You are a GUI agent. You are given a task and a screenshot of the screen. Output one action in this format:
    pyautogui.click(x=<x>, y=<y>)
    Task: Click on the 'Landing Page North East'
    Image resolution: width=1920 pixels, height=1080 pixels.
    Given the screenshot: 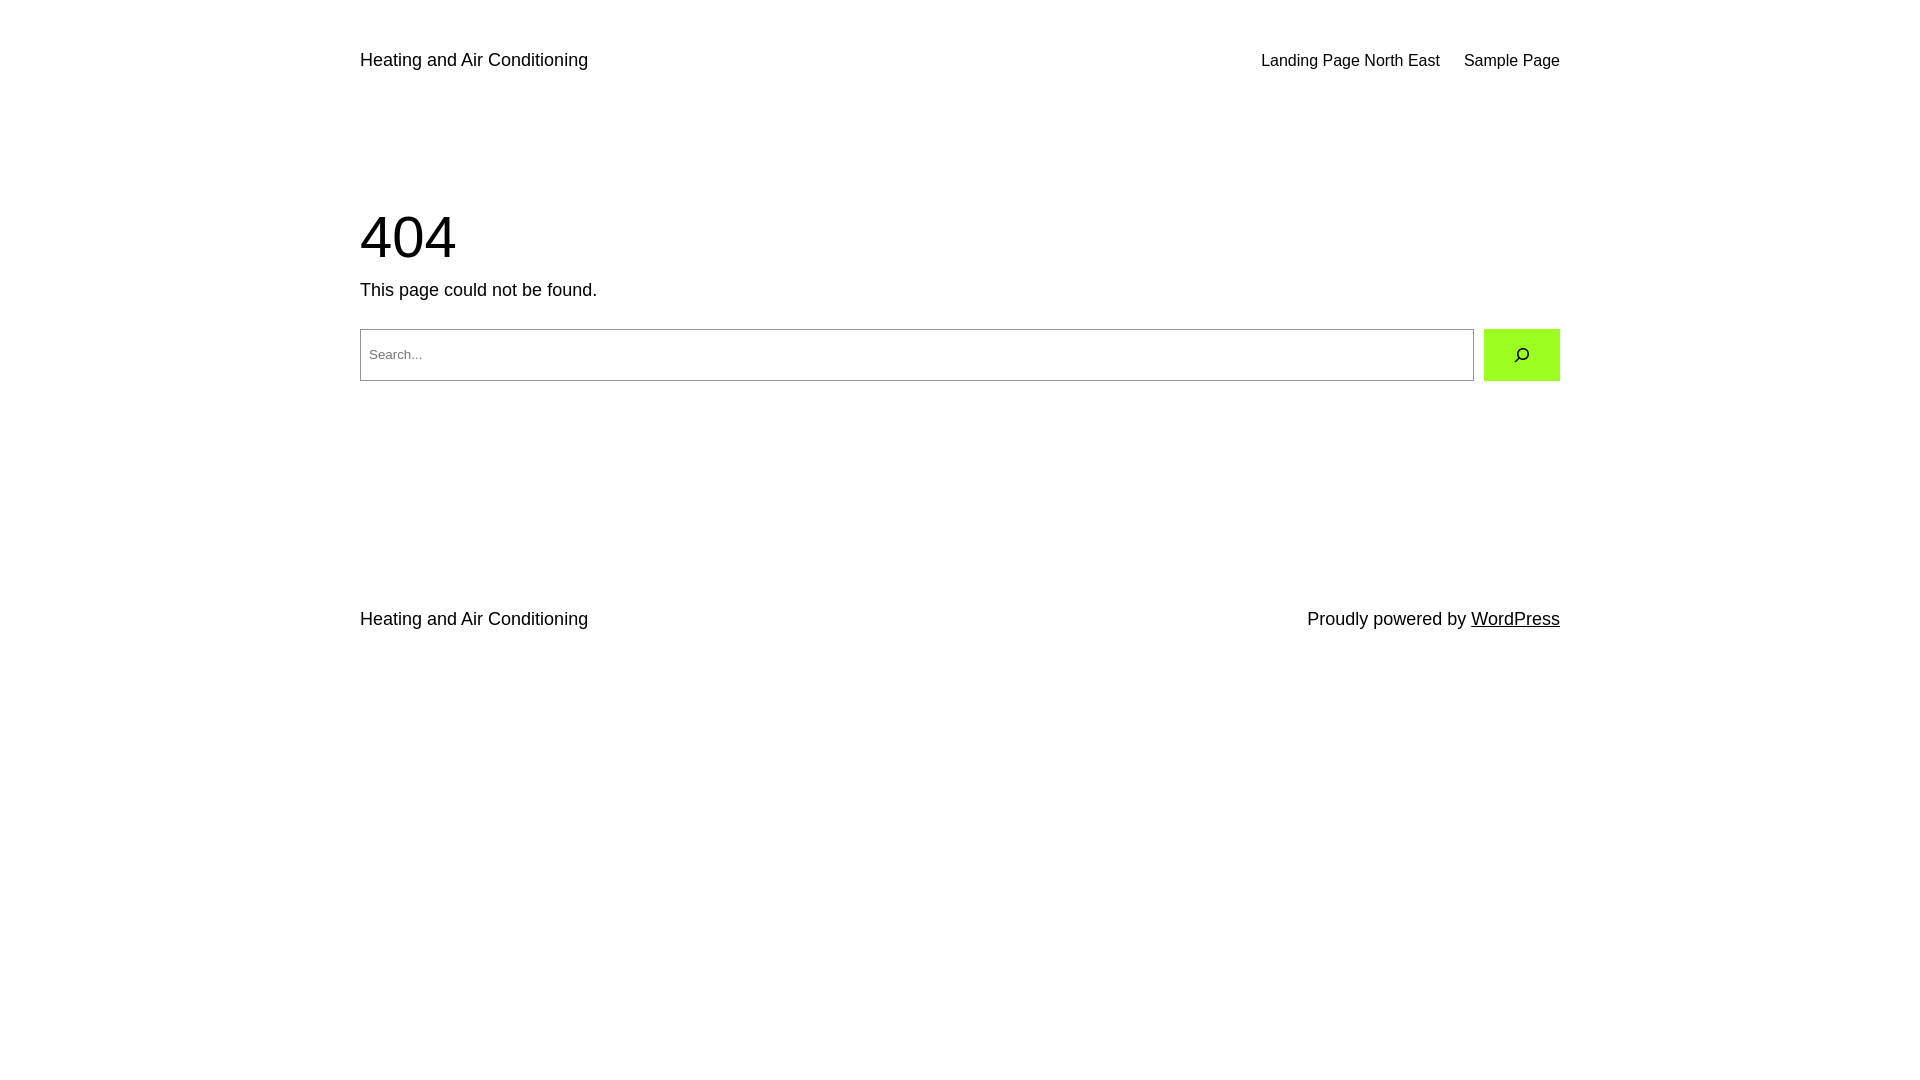 What is the action you would take?
    pyautogui.click(x=1260, y=60)
    